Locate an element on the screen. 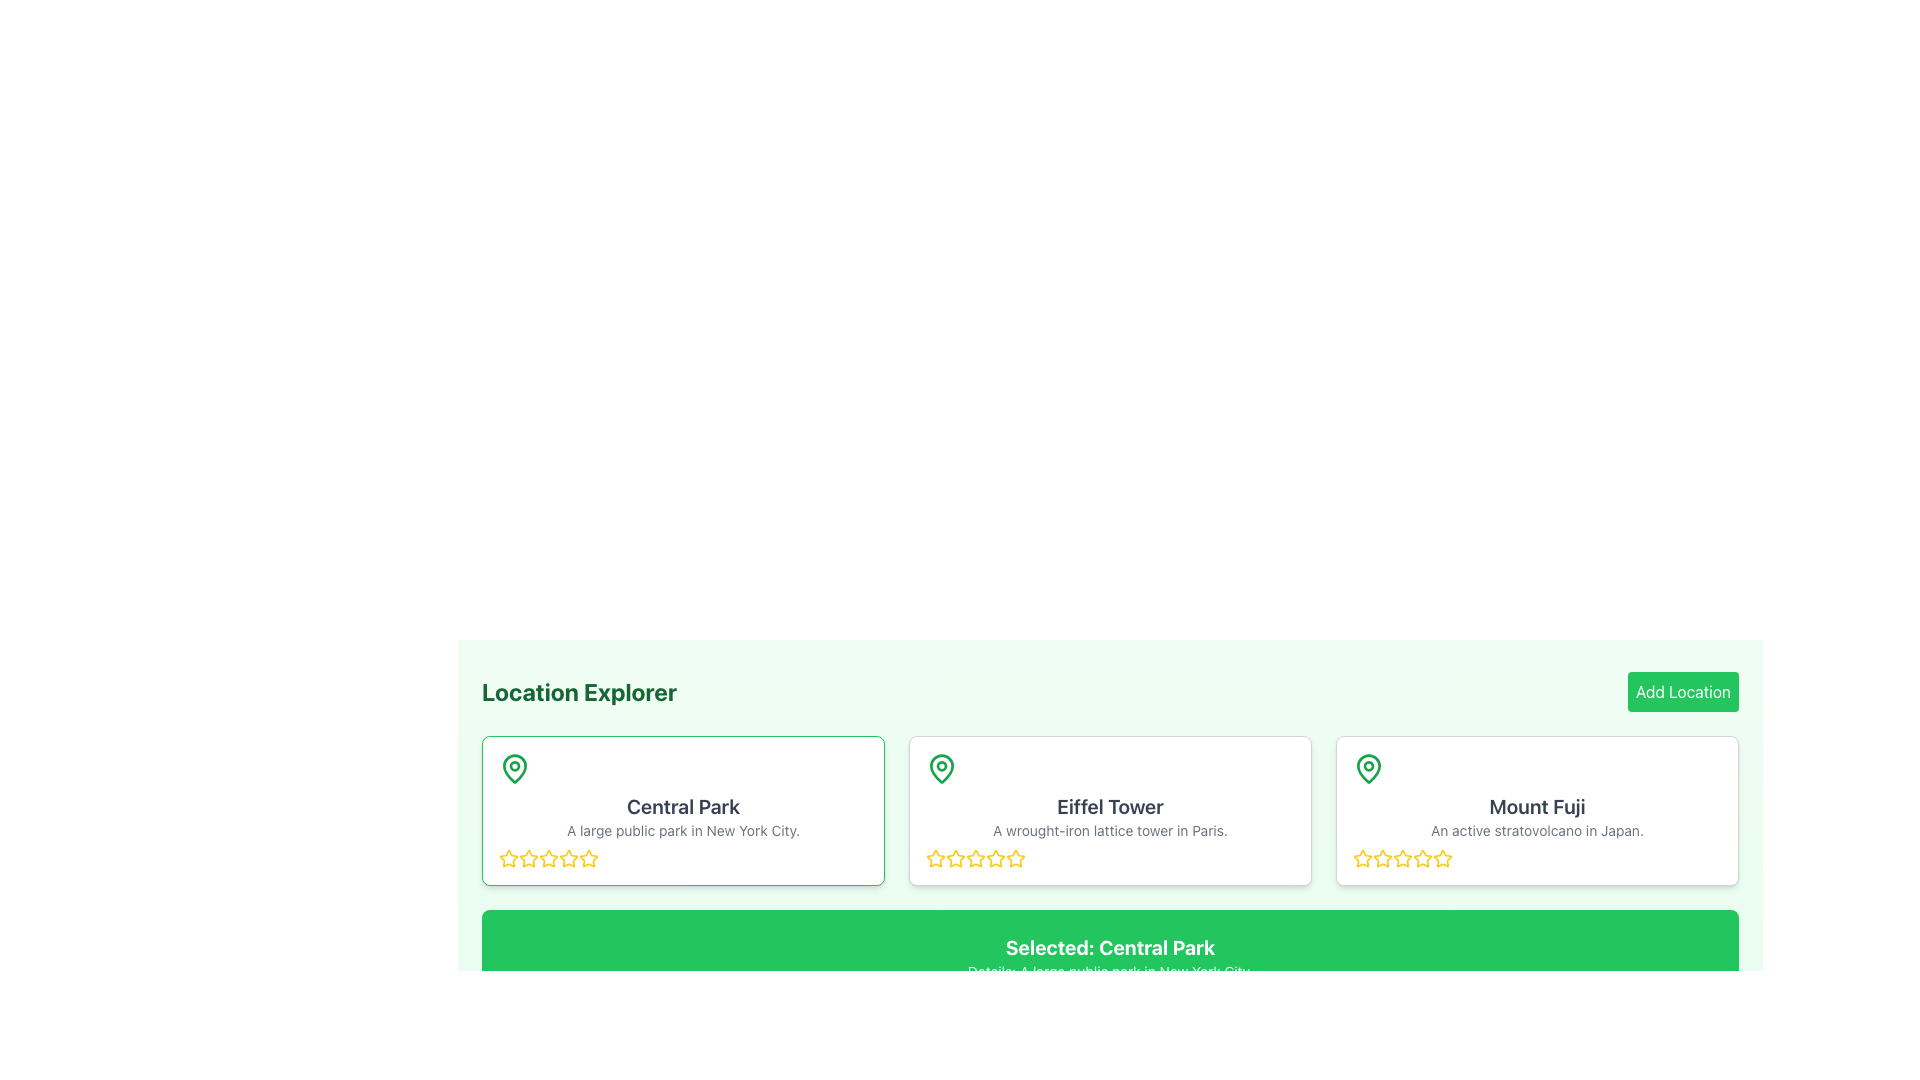 The width and height of the screenshot is (1920, 1080). the second star icon from the left in the row of rating stars for the 'Mount Fuji' card, which has a yellow border and transparent fill is located at coordinates (1381, 858).